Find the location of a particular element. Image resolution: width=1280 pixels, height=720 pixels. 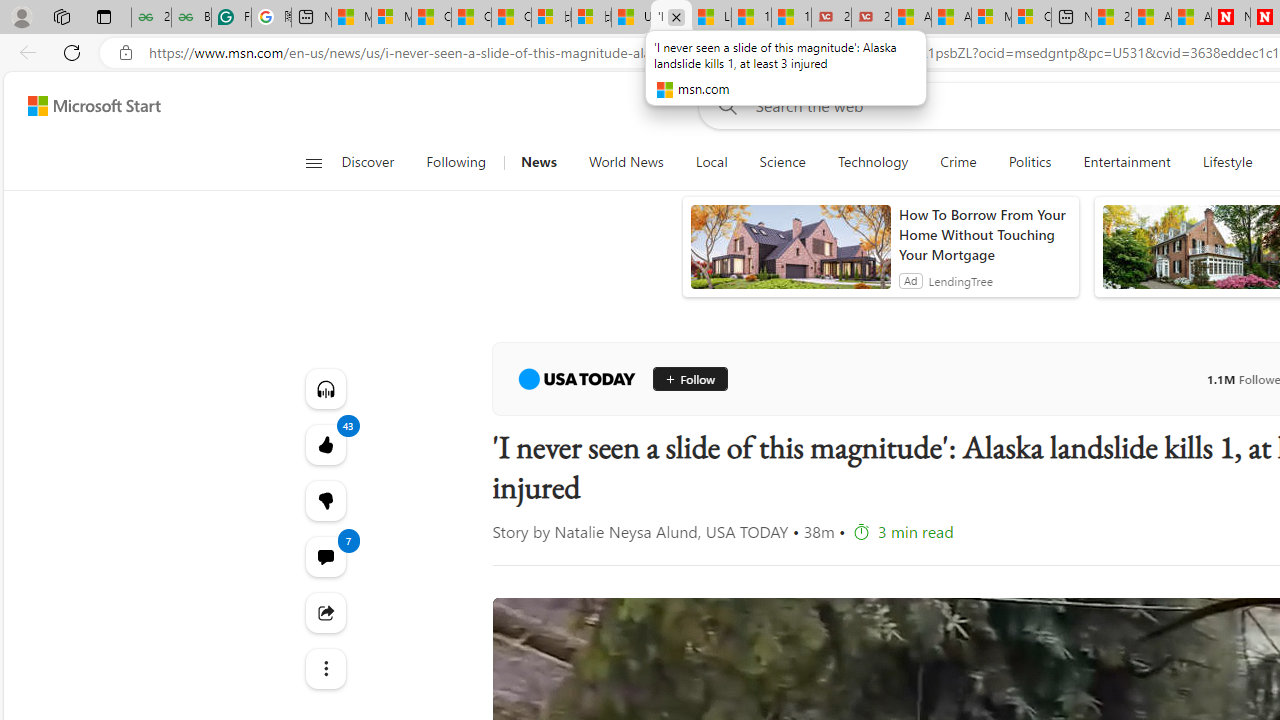

'Cloud Computing Services | Microsoft Azure' is located at coordinates (1031, 17).